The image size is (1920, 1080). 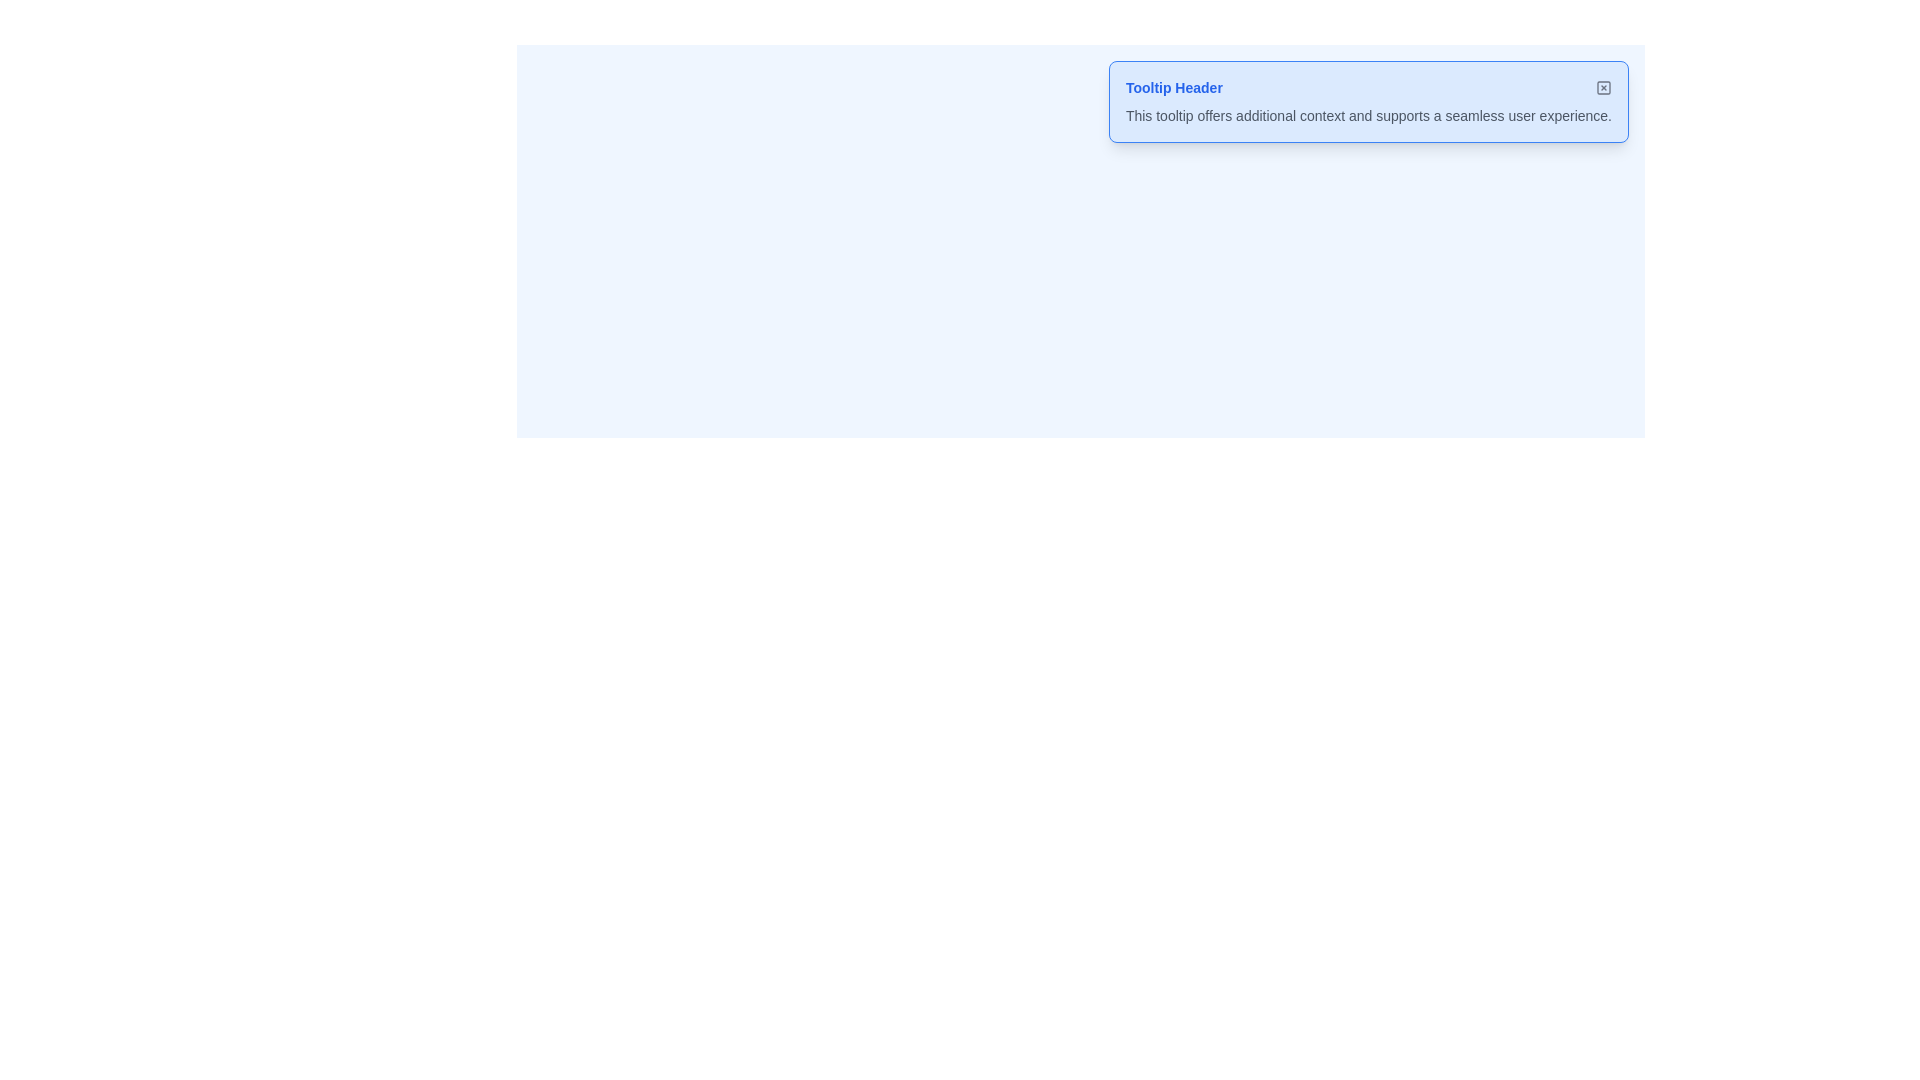 What do you see at coordinates (1603, 87) in the screenshot?
I see `the close button represented by an 'x' icon located in the top-right corner of the blue tooltip box` at bounding box center [1603, 87].